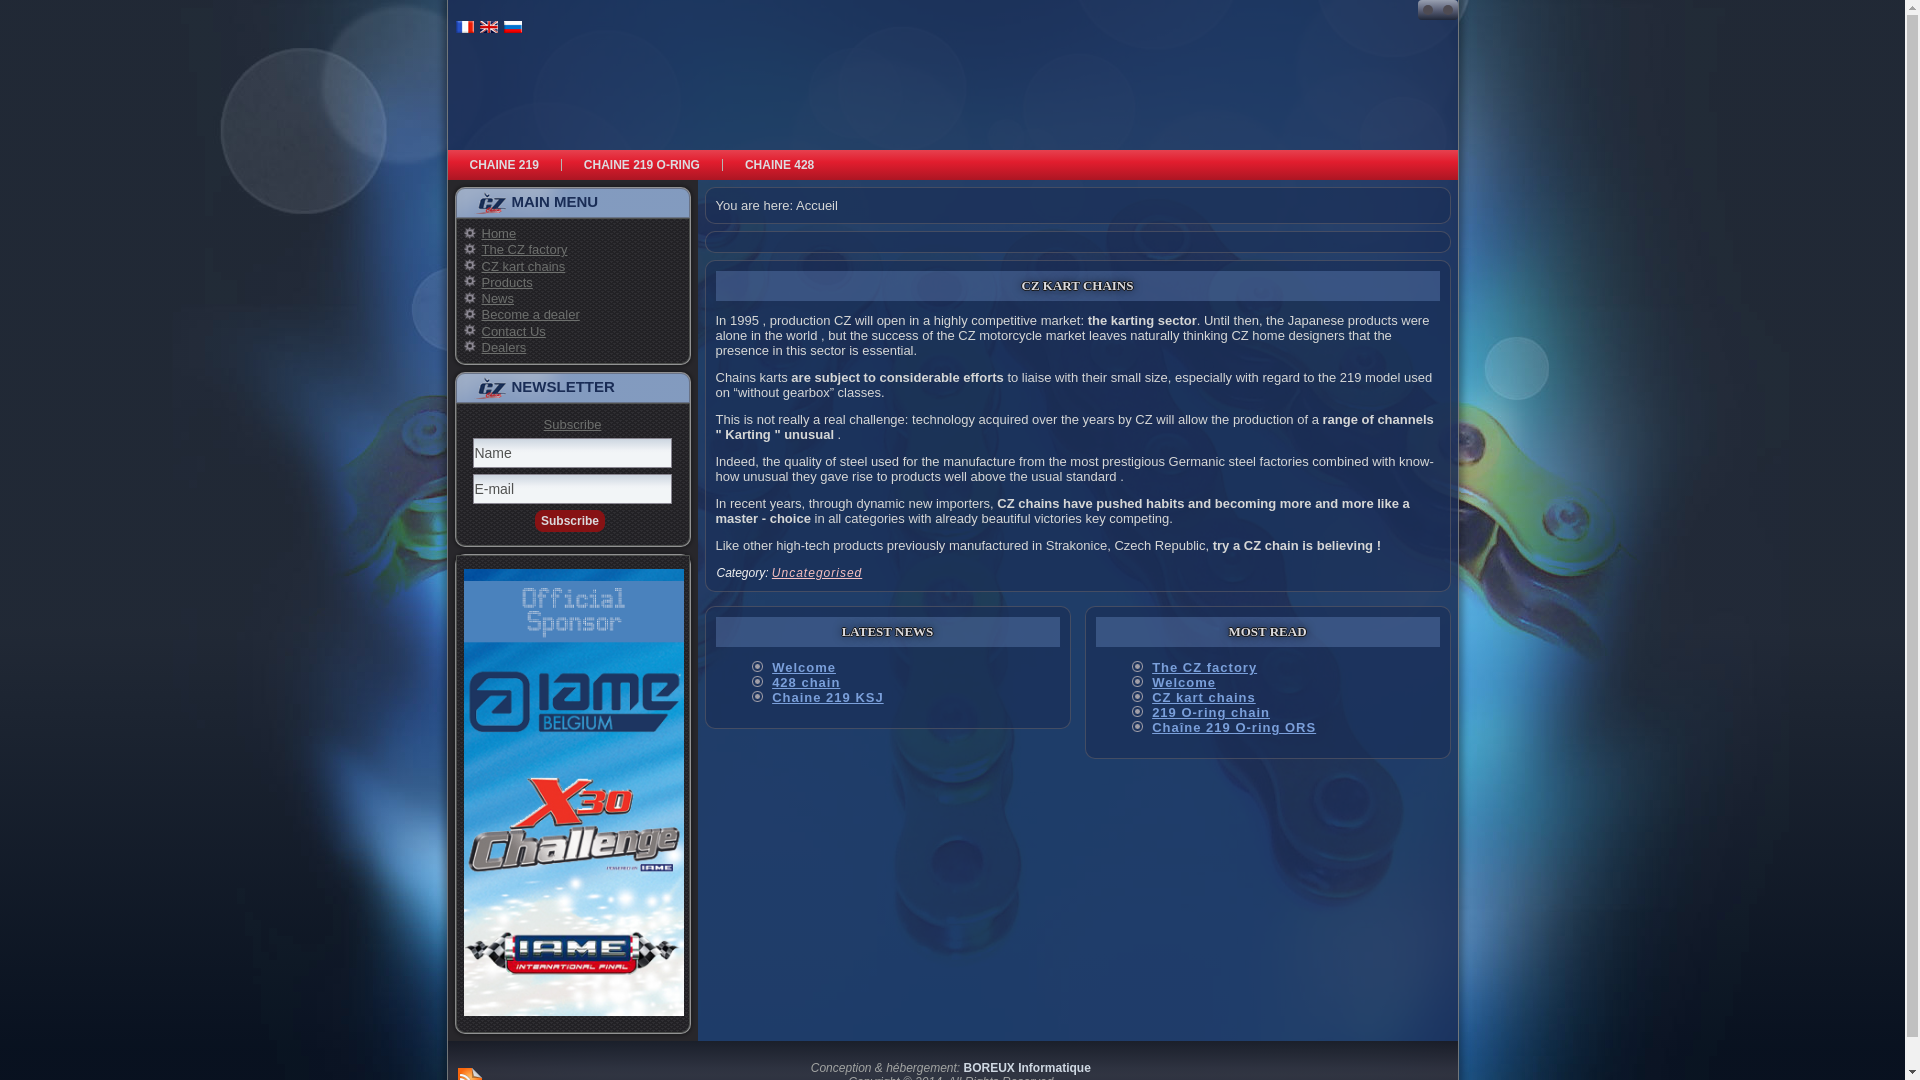 The width and height of the screenshot is (1920, 1080). I want to click on 'Contact Us', so click(481, 330).